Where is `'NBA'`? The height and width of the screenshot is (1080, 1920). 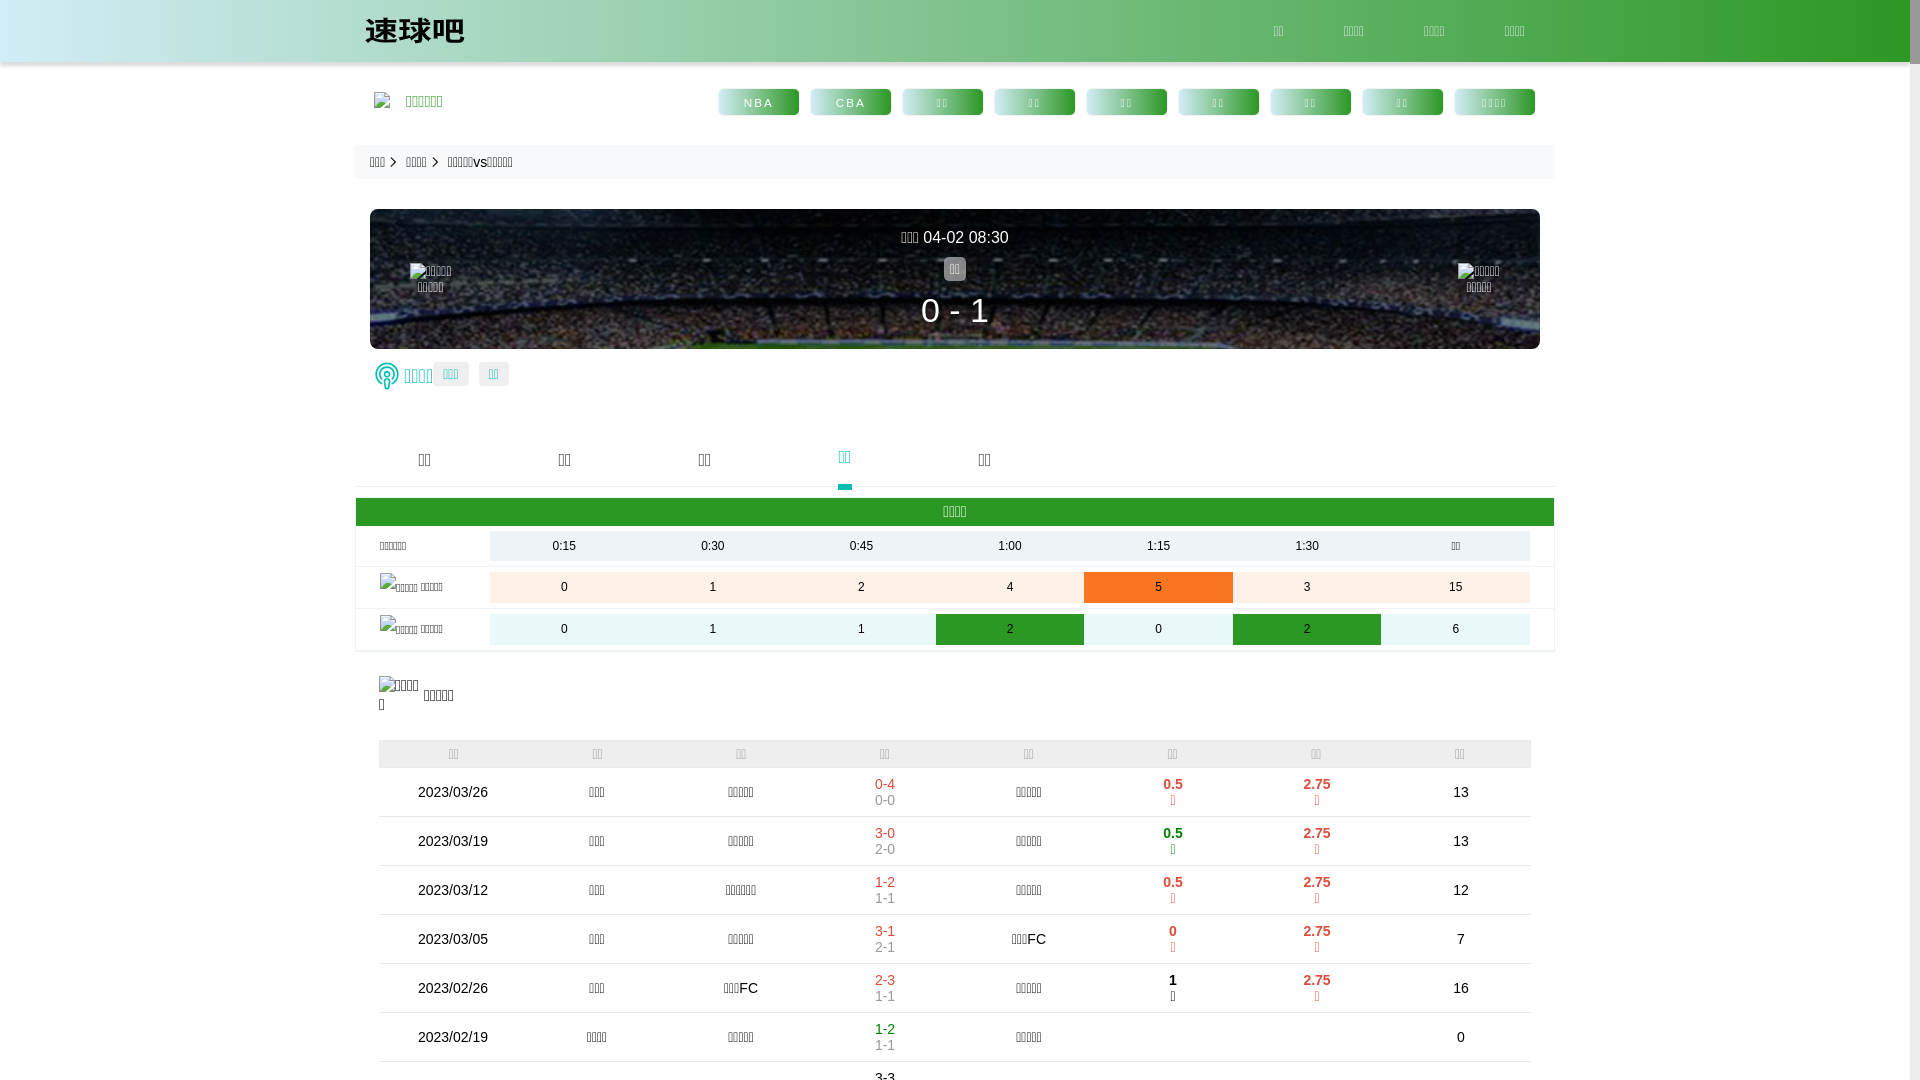 'NBA' is located at coordinates (757, 102).